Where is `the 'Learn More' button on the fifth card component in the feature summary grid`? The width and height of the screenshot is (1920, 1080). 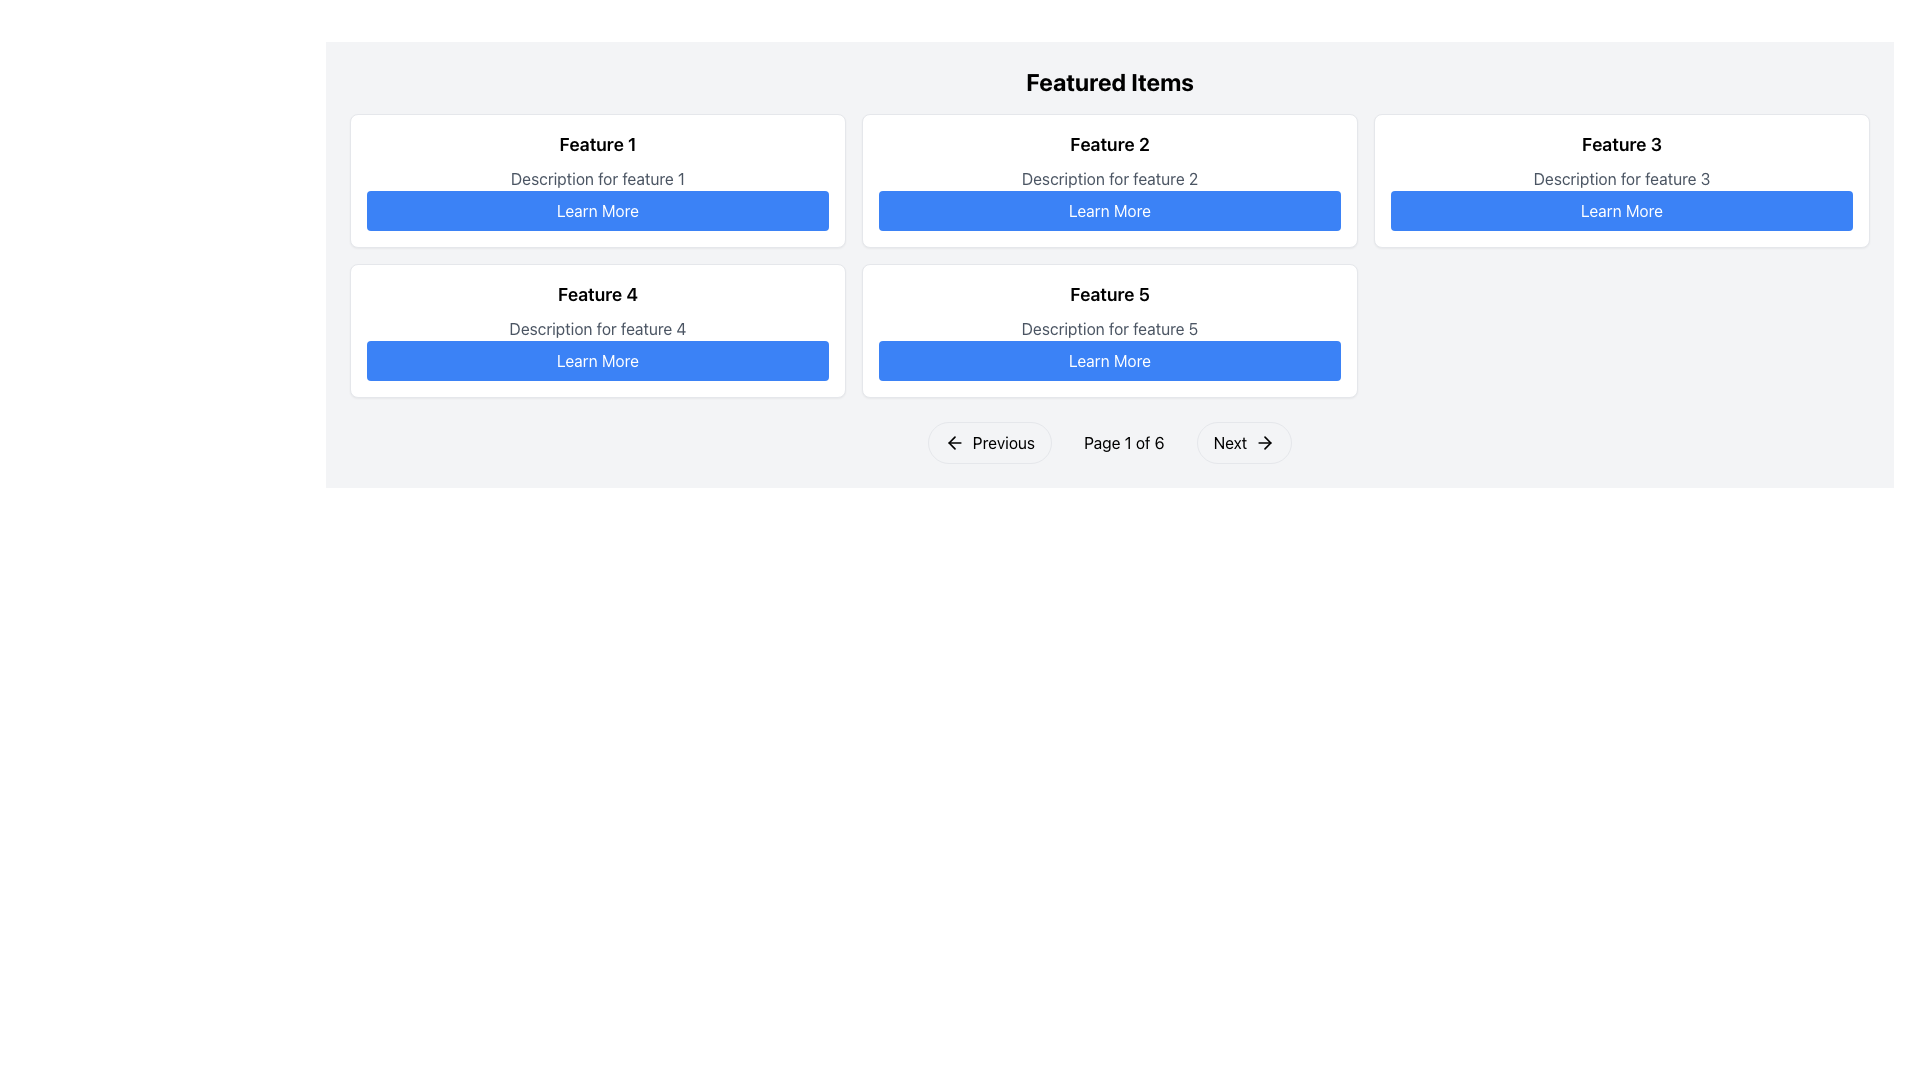 the 'Learn More' button on the fifth card component in the feature summary grid is located at coordinates (1108, 330).